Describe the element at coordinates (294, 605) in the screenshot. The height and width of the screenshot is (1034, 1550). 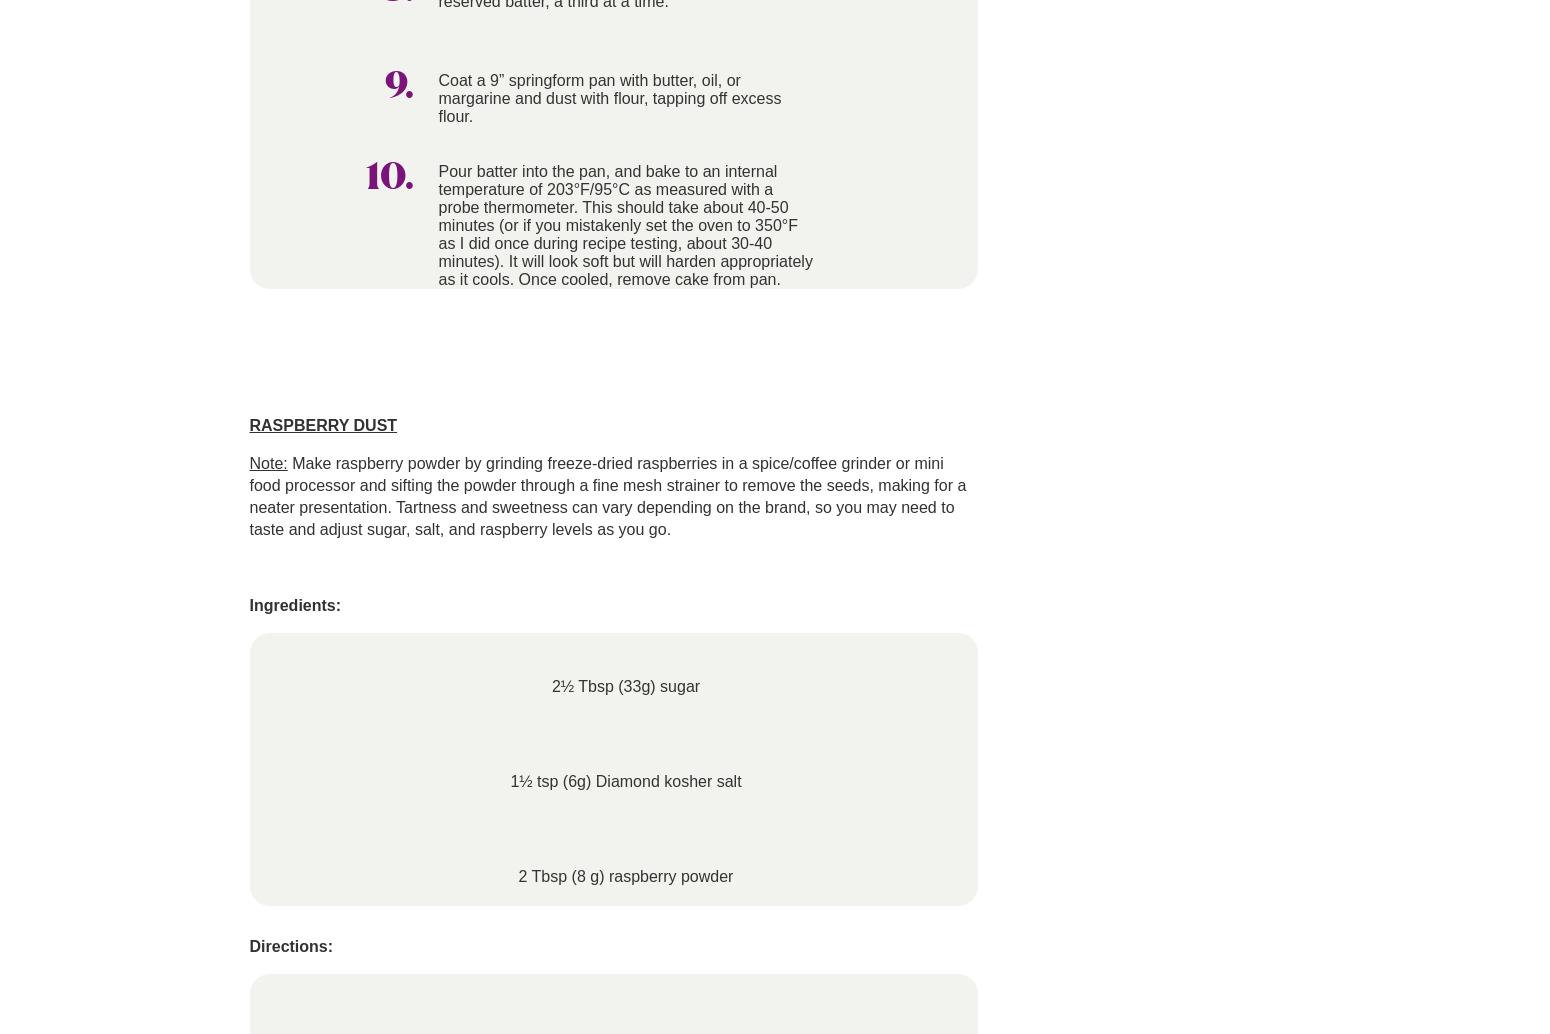
I see `'Ingredients:'` at that location.